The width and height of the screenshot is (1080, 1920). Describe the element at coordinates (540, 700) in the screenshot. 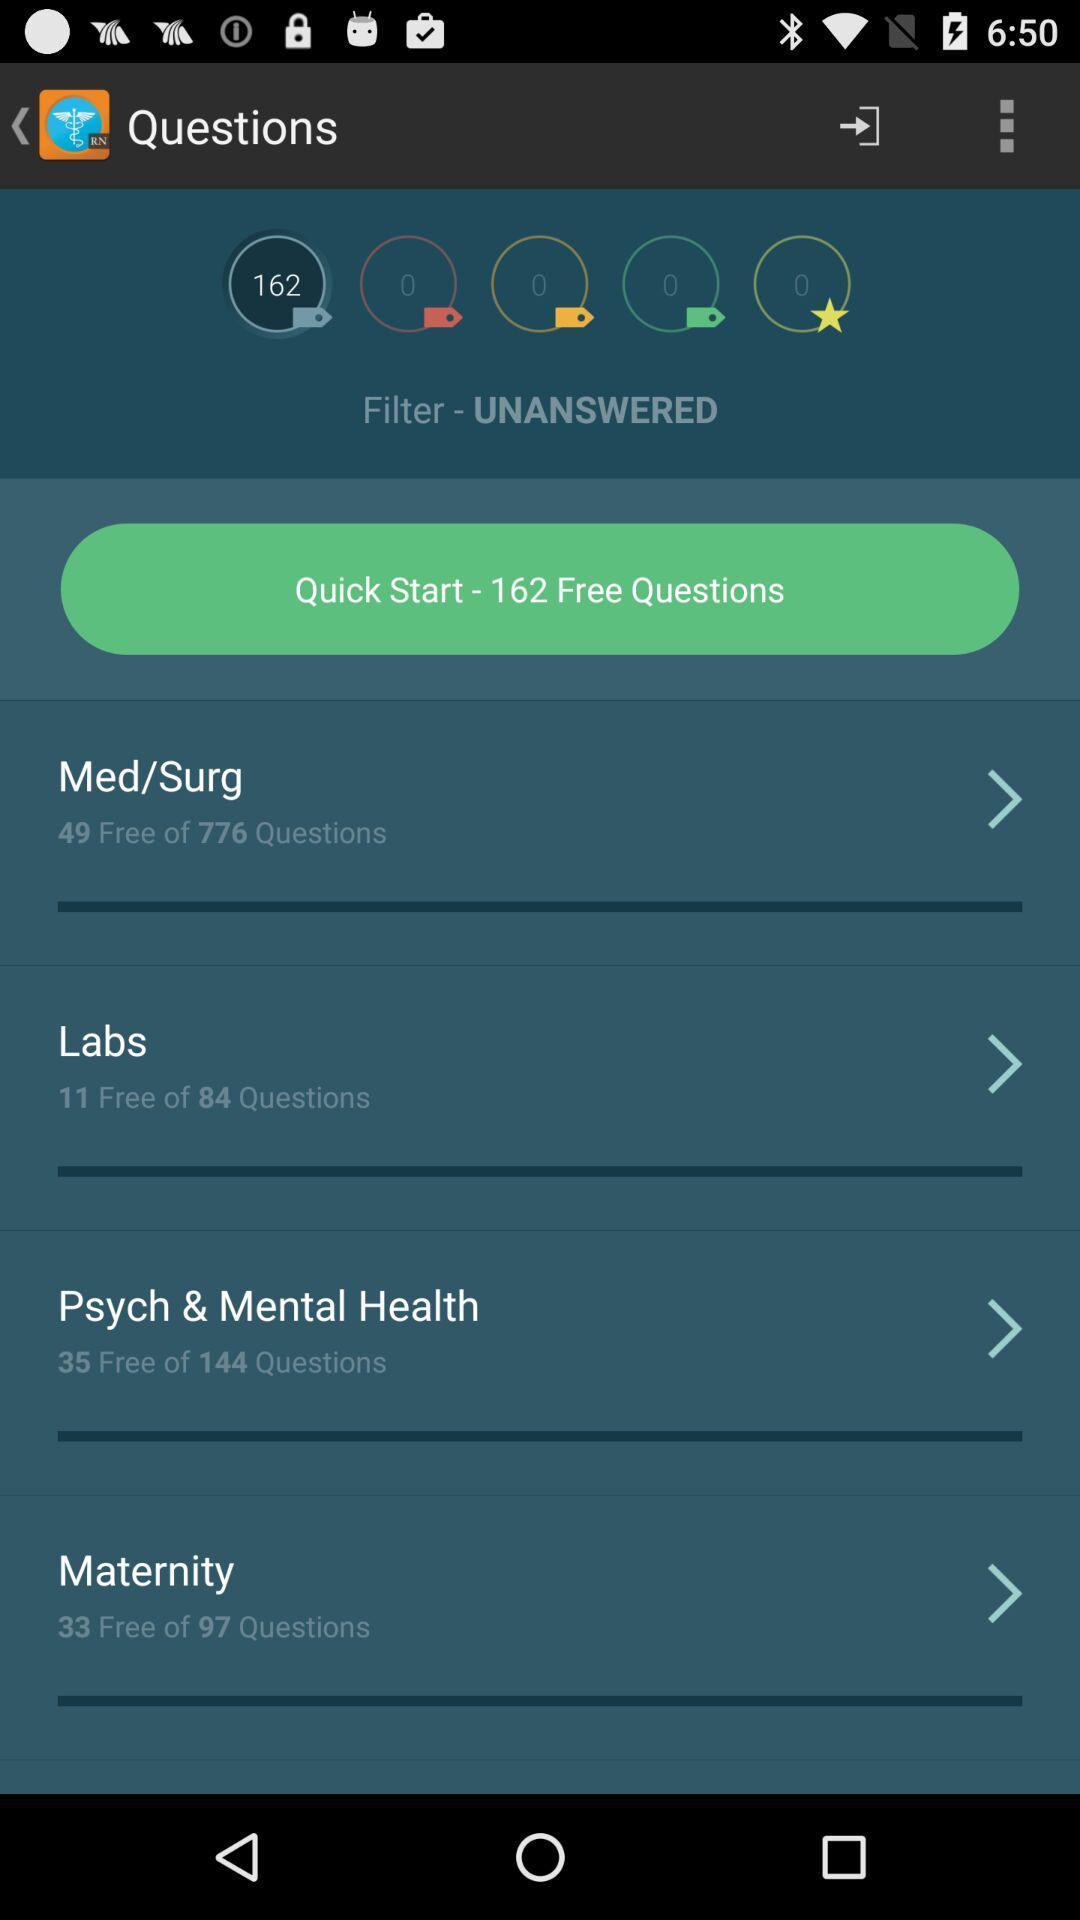

I see `the icon below quick start 162 icon` at that location.